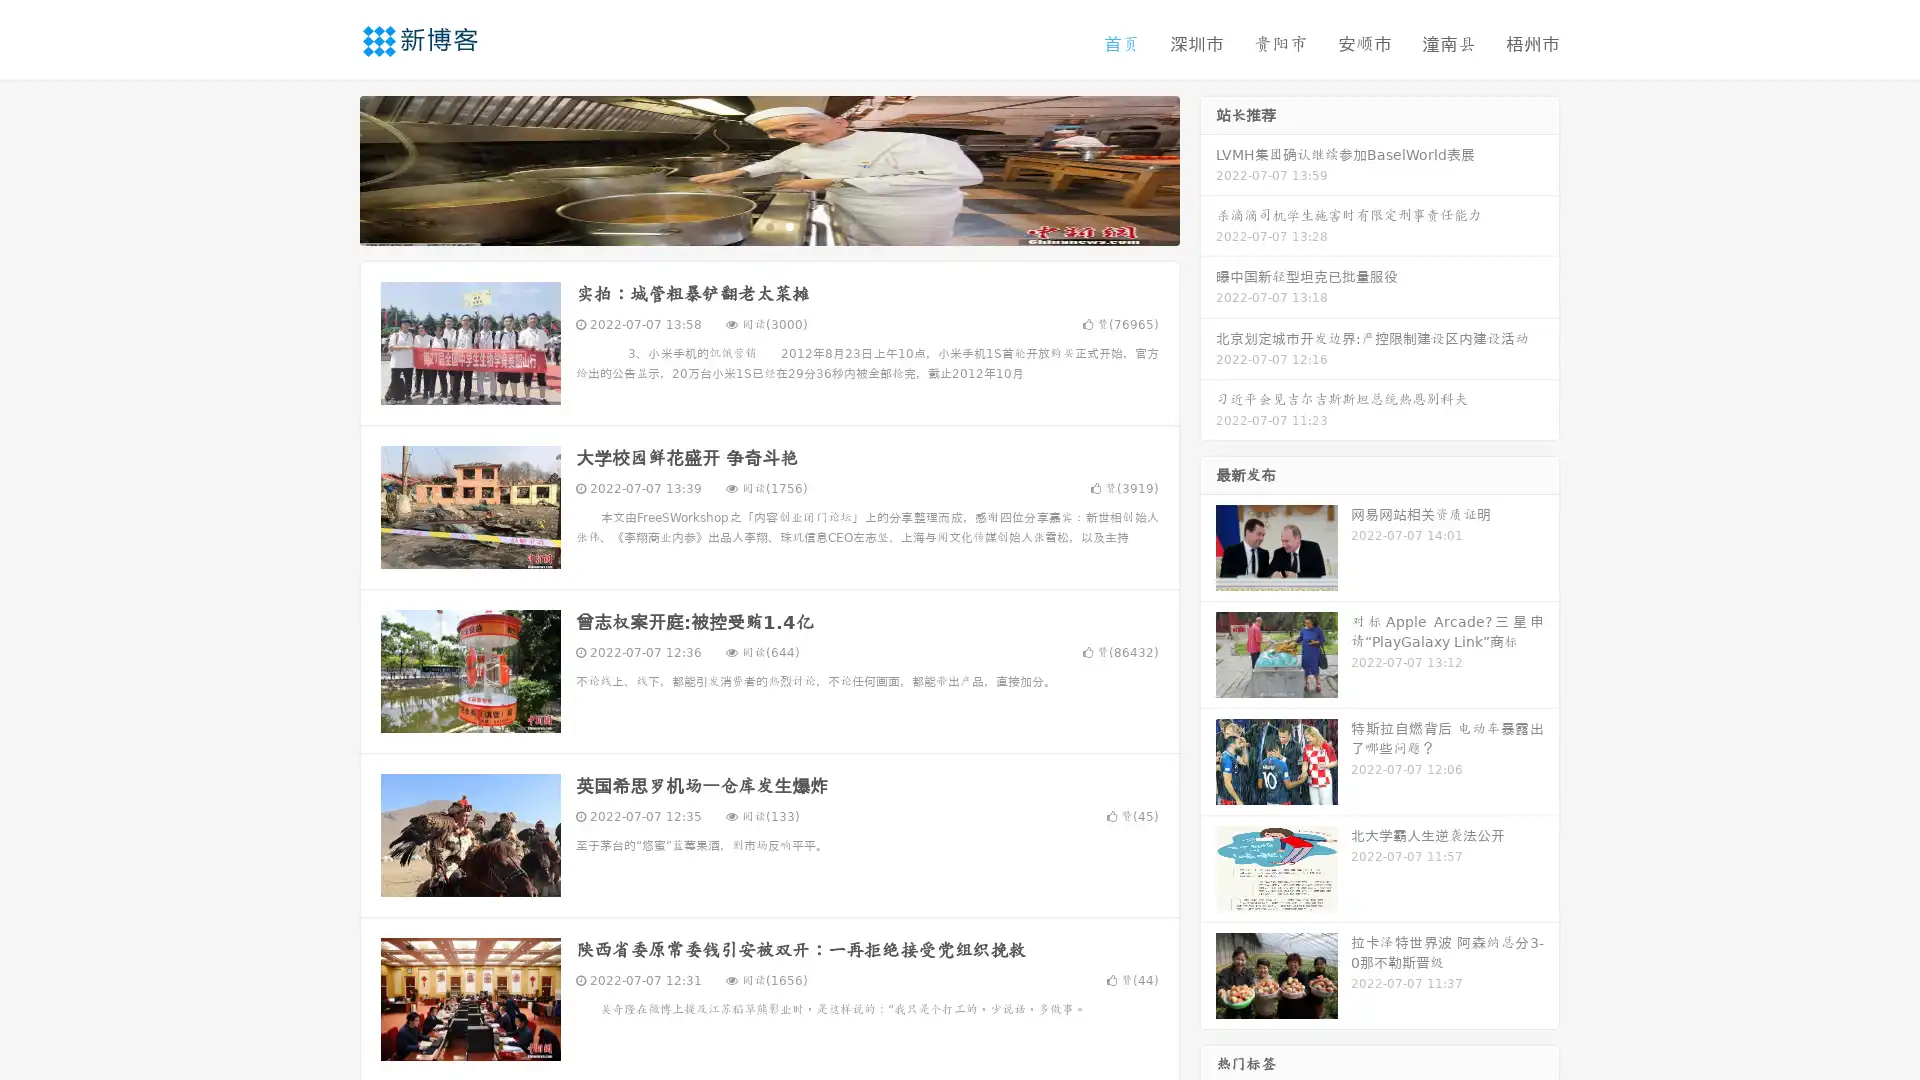  What do you see at coordinates (748, 225) in the screenshot?
I see `Go to slide 1` at bounding box center [748, 225].